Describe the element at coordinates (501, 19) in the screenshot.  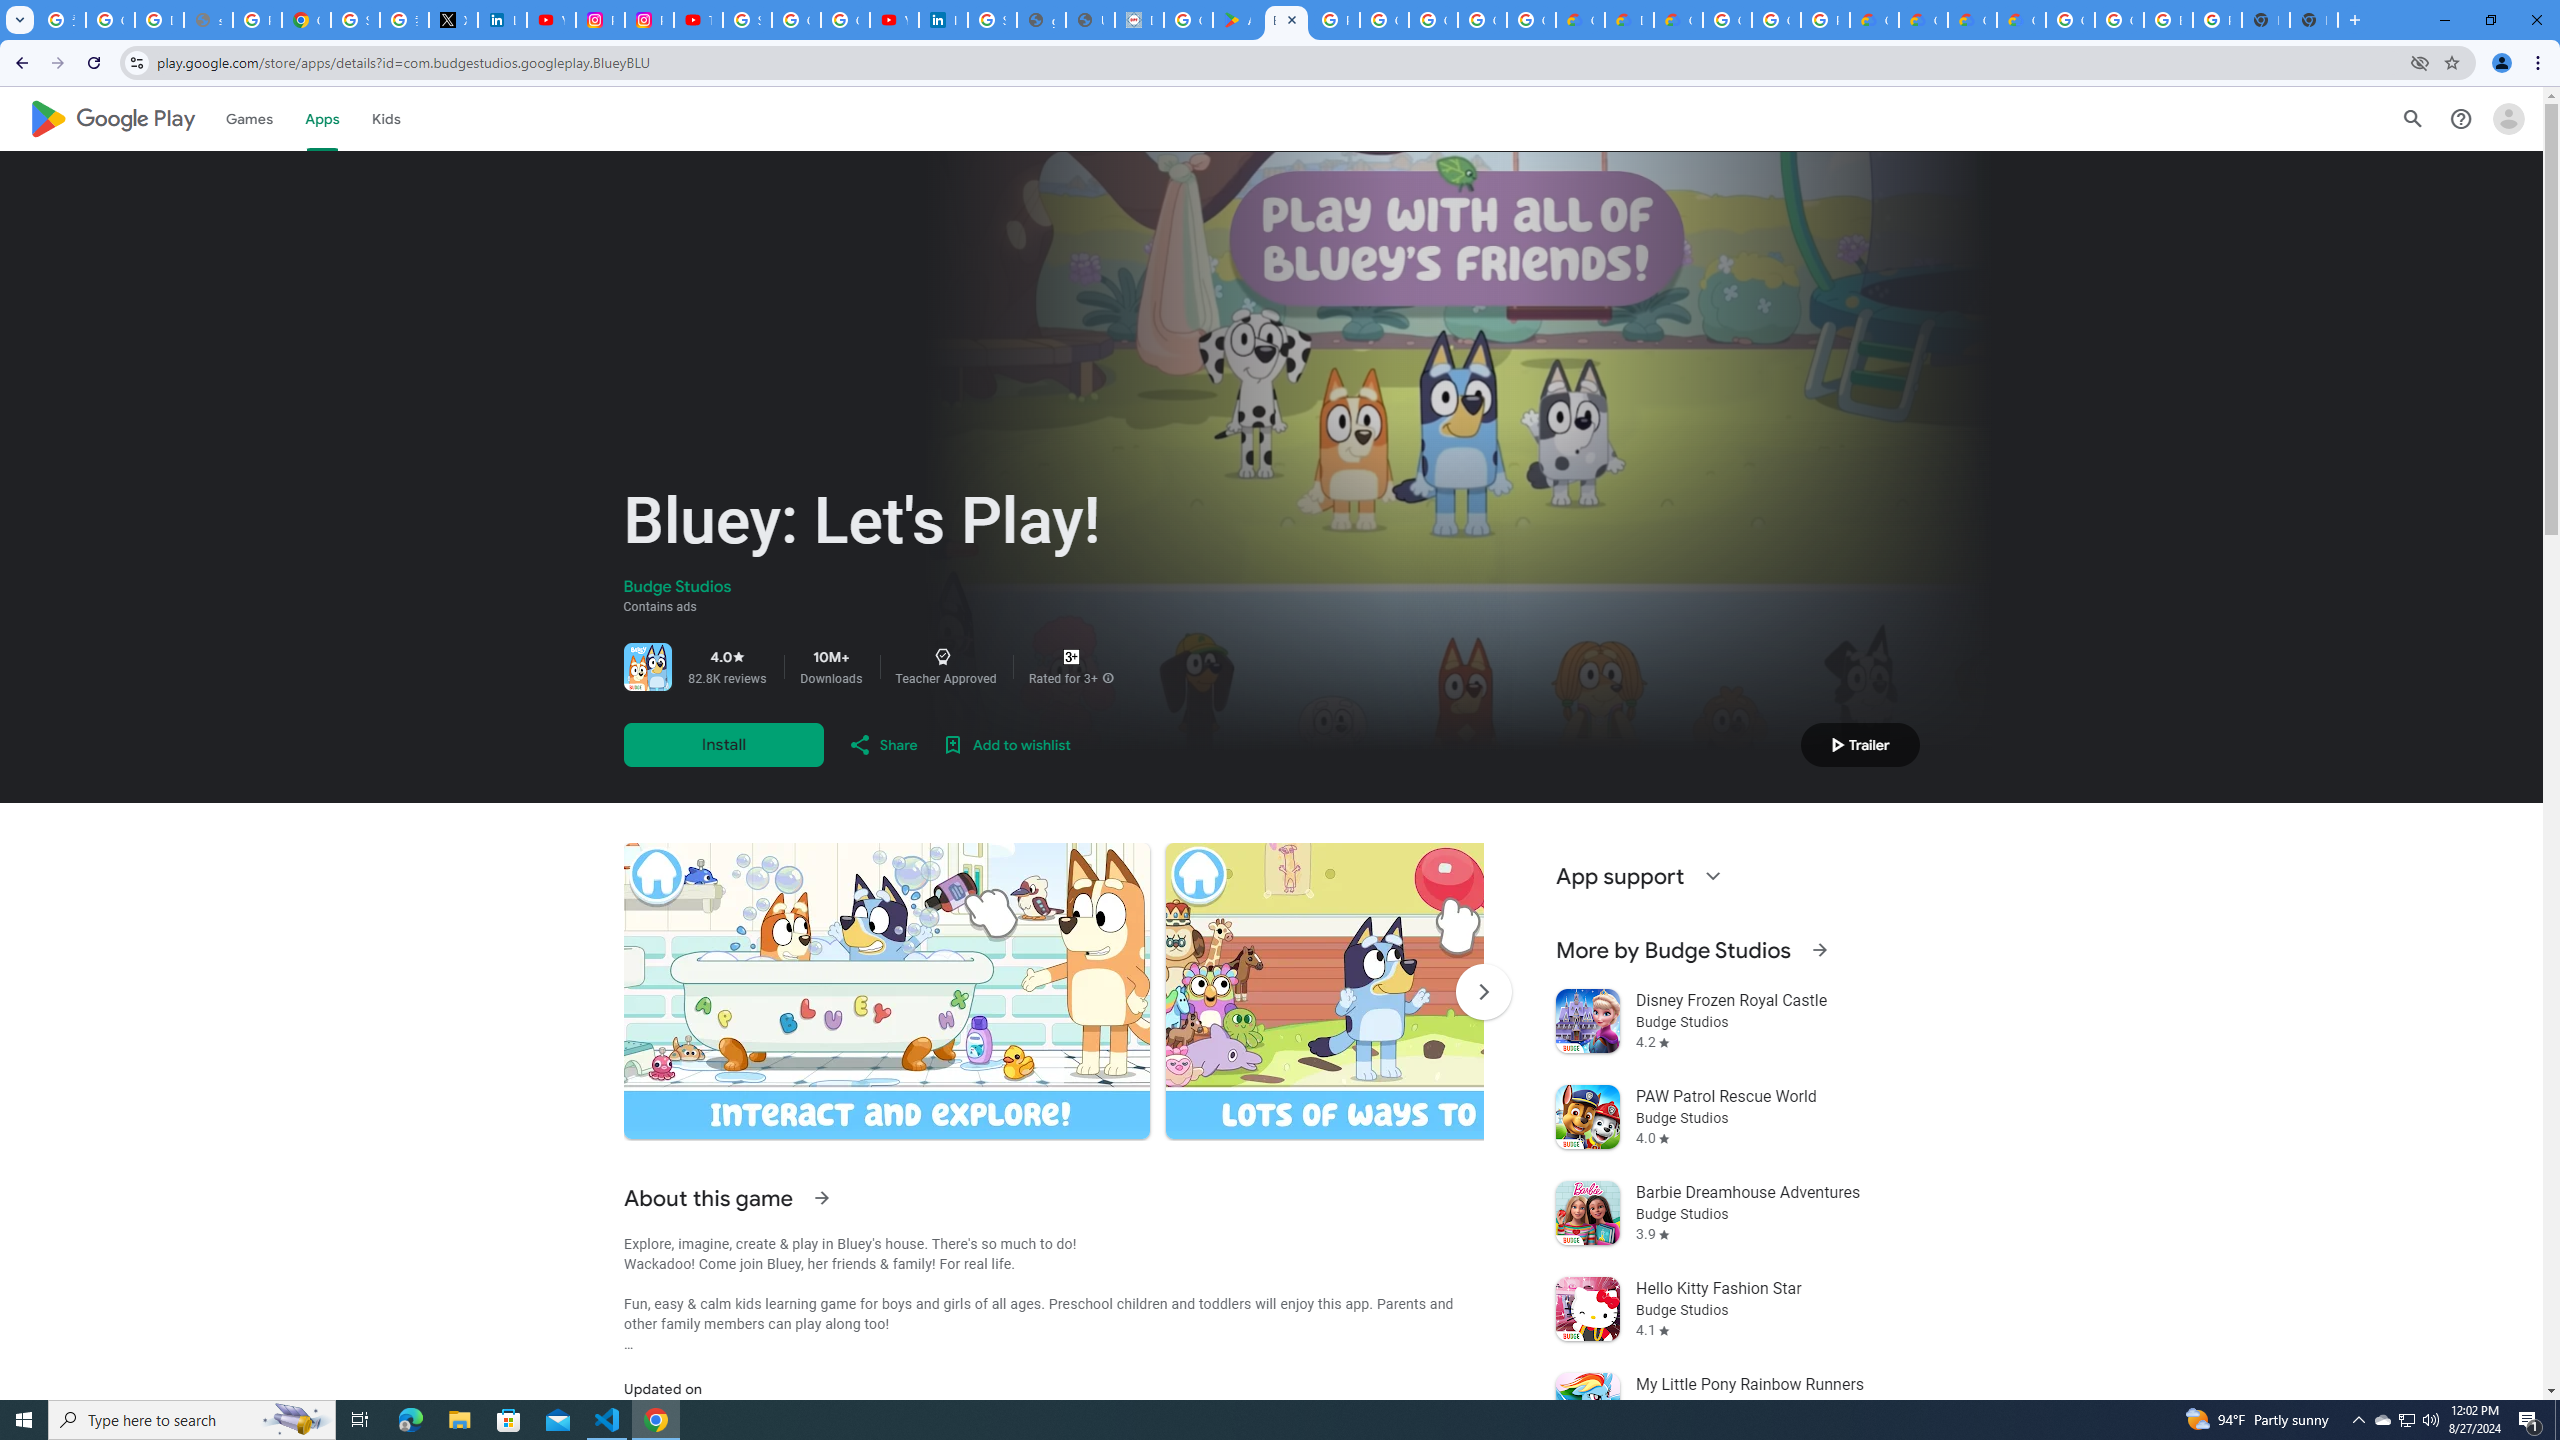
I see `'LinkedIn Privacy Policy'` at that location.